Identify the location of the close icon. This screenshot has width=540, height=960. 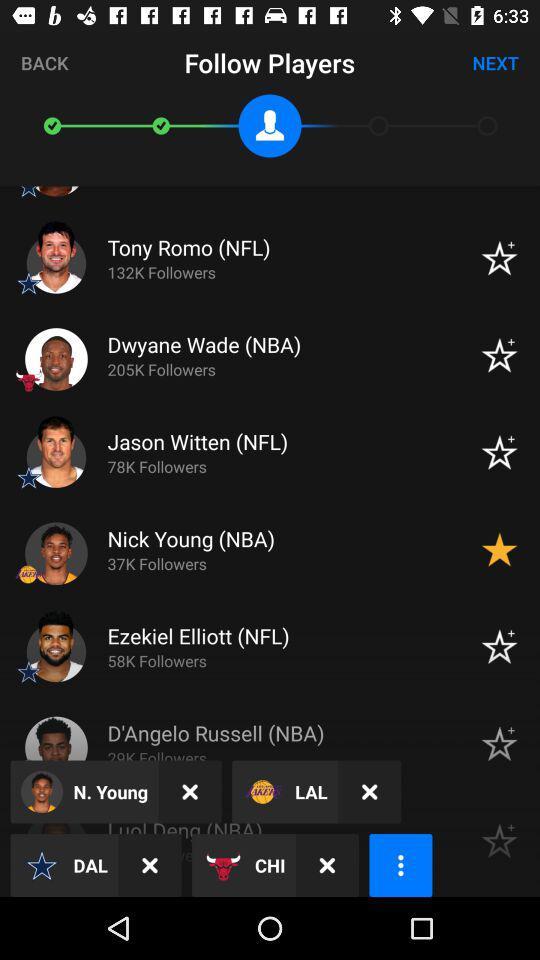
(149, 864).